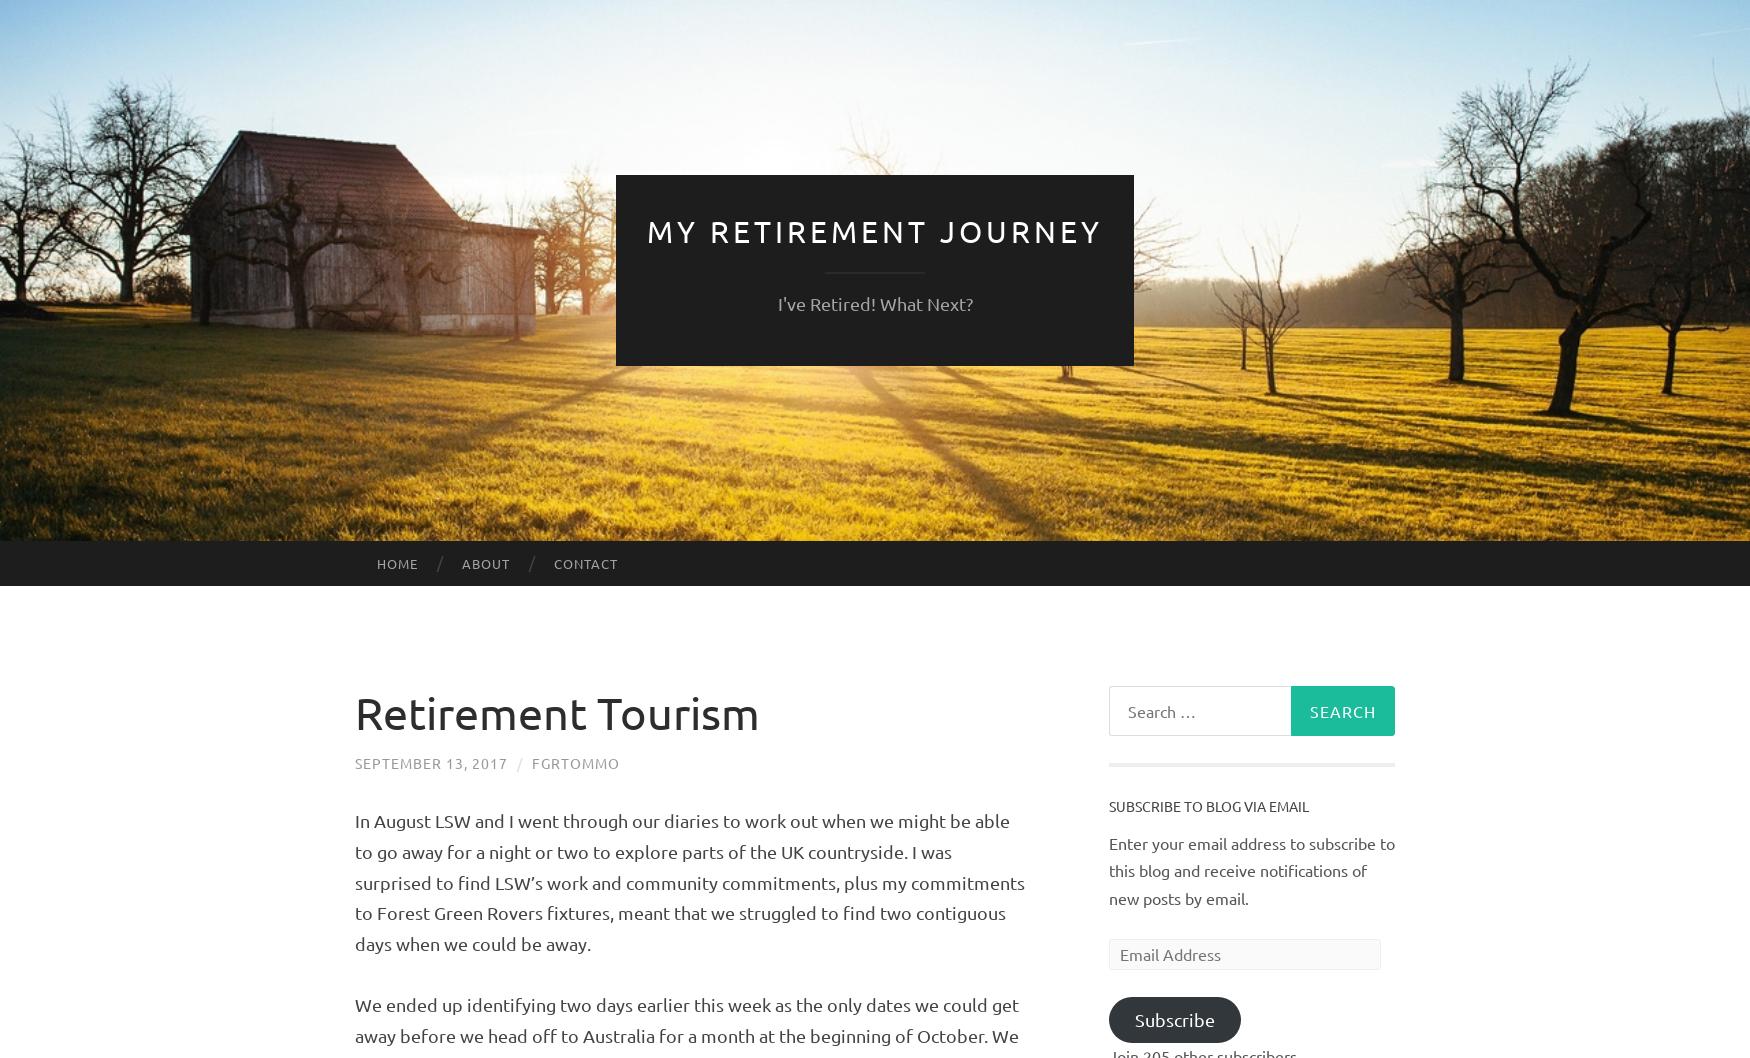  What do you see at coordinates (875, 230) in the screenshot?
I see `'My Retirement Journey'` at bounding box center [875, 230].